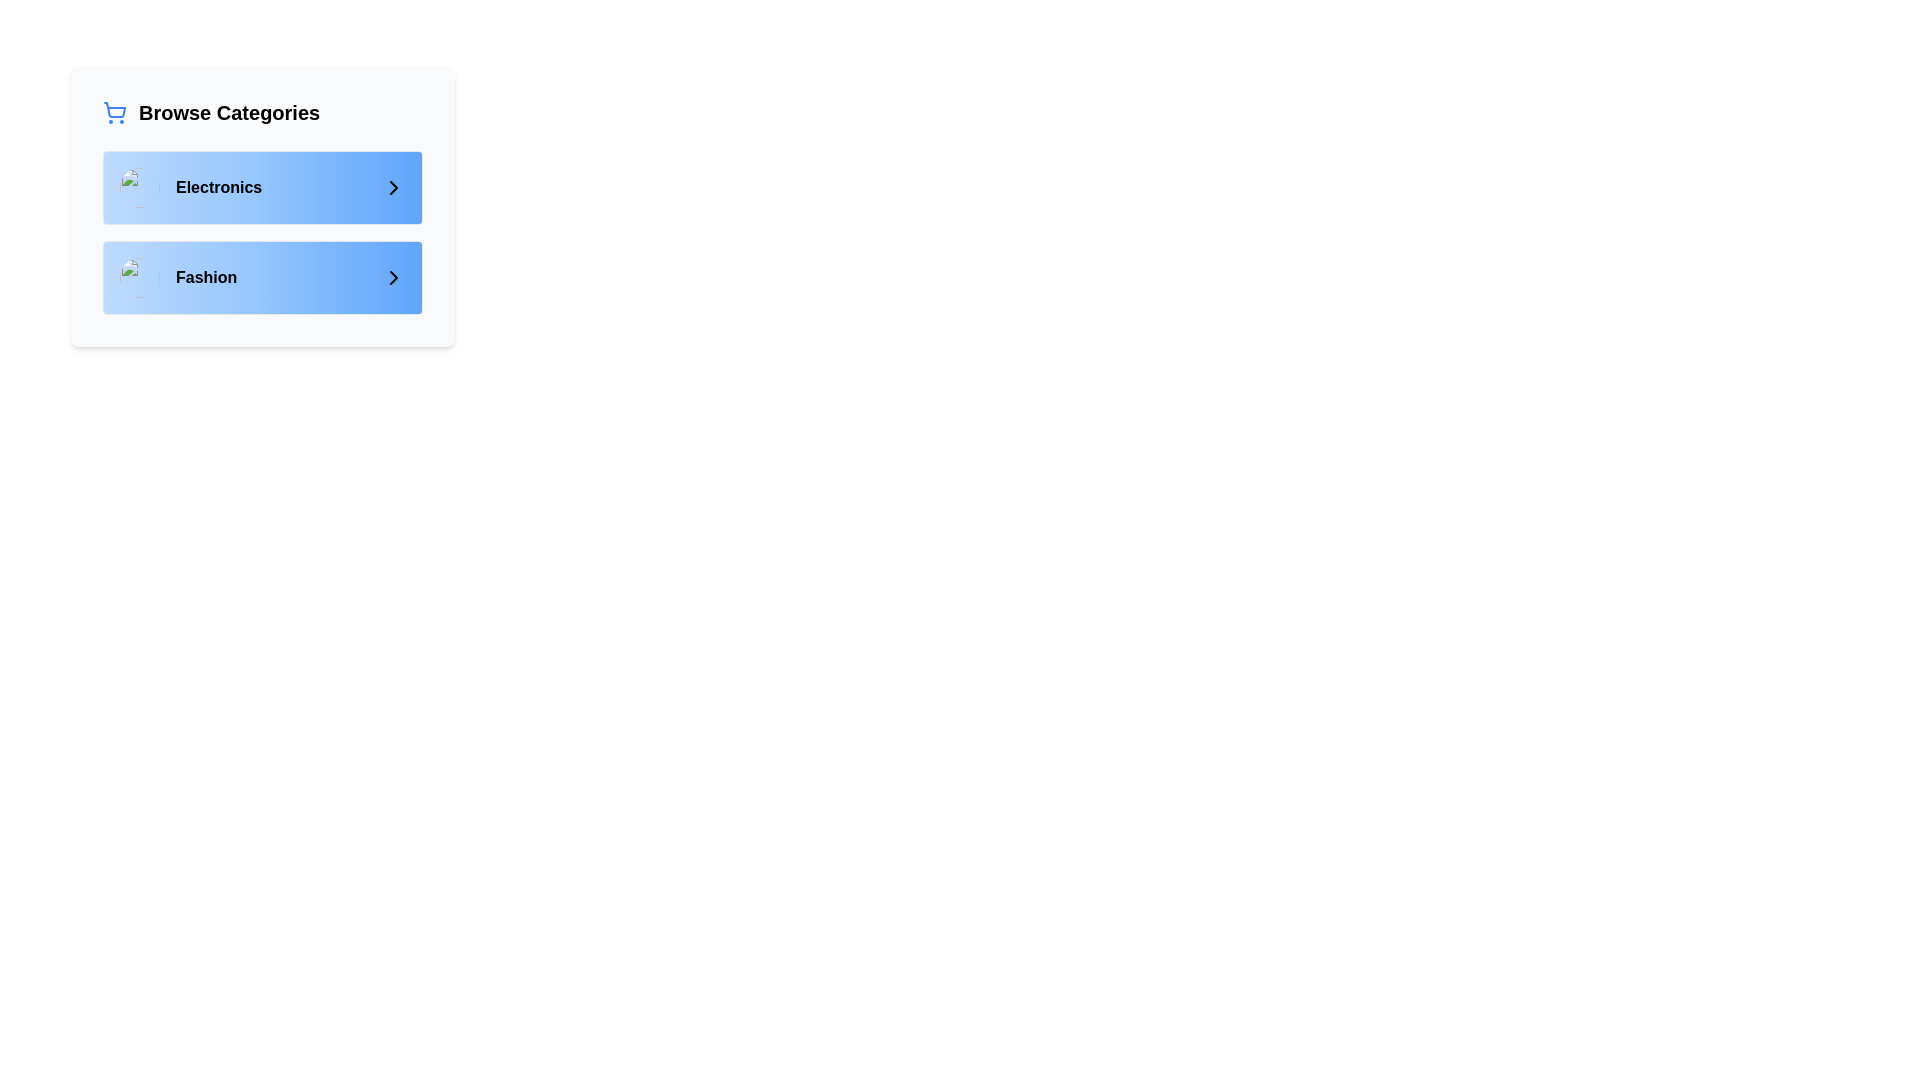 The width and height of the screenshot is (1920, 1080). Describe the element at coordinates (262, 277) in the screenshot. I see `the second Interactive category card in the vertical list located below the 'Electronics' card` at that location.